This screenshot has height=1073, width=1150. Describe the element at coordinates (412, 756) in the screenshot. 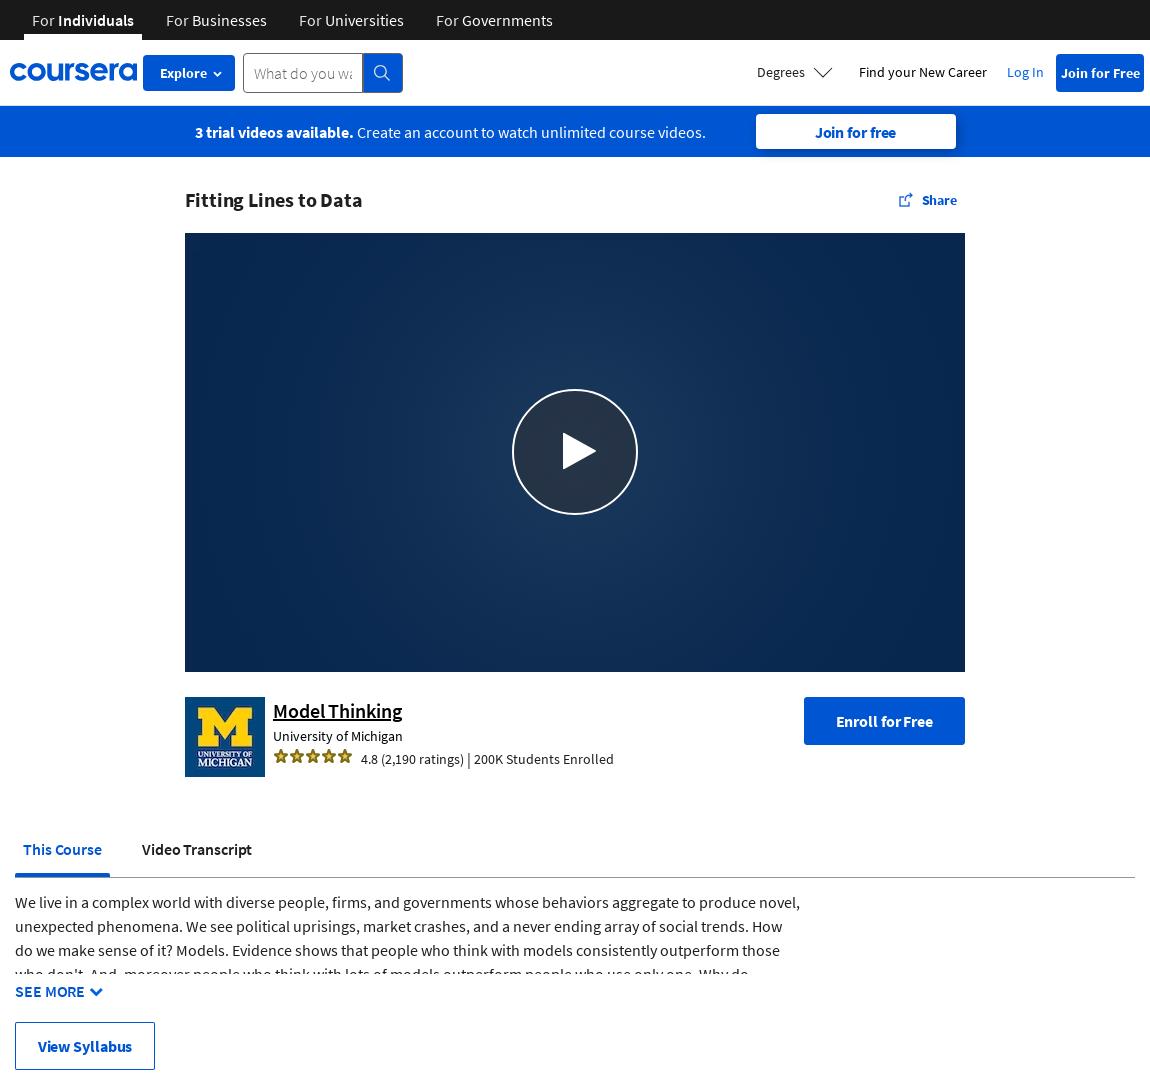

I see `'4.8 (2,190 ratings)'` at that location.